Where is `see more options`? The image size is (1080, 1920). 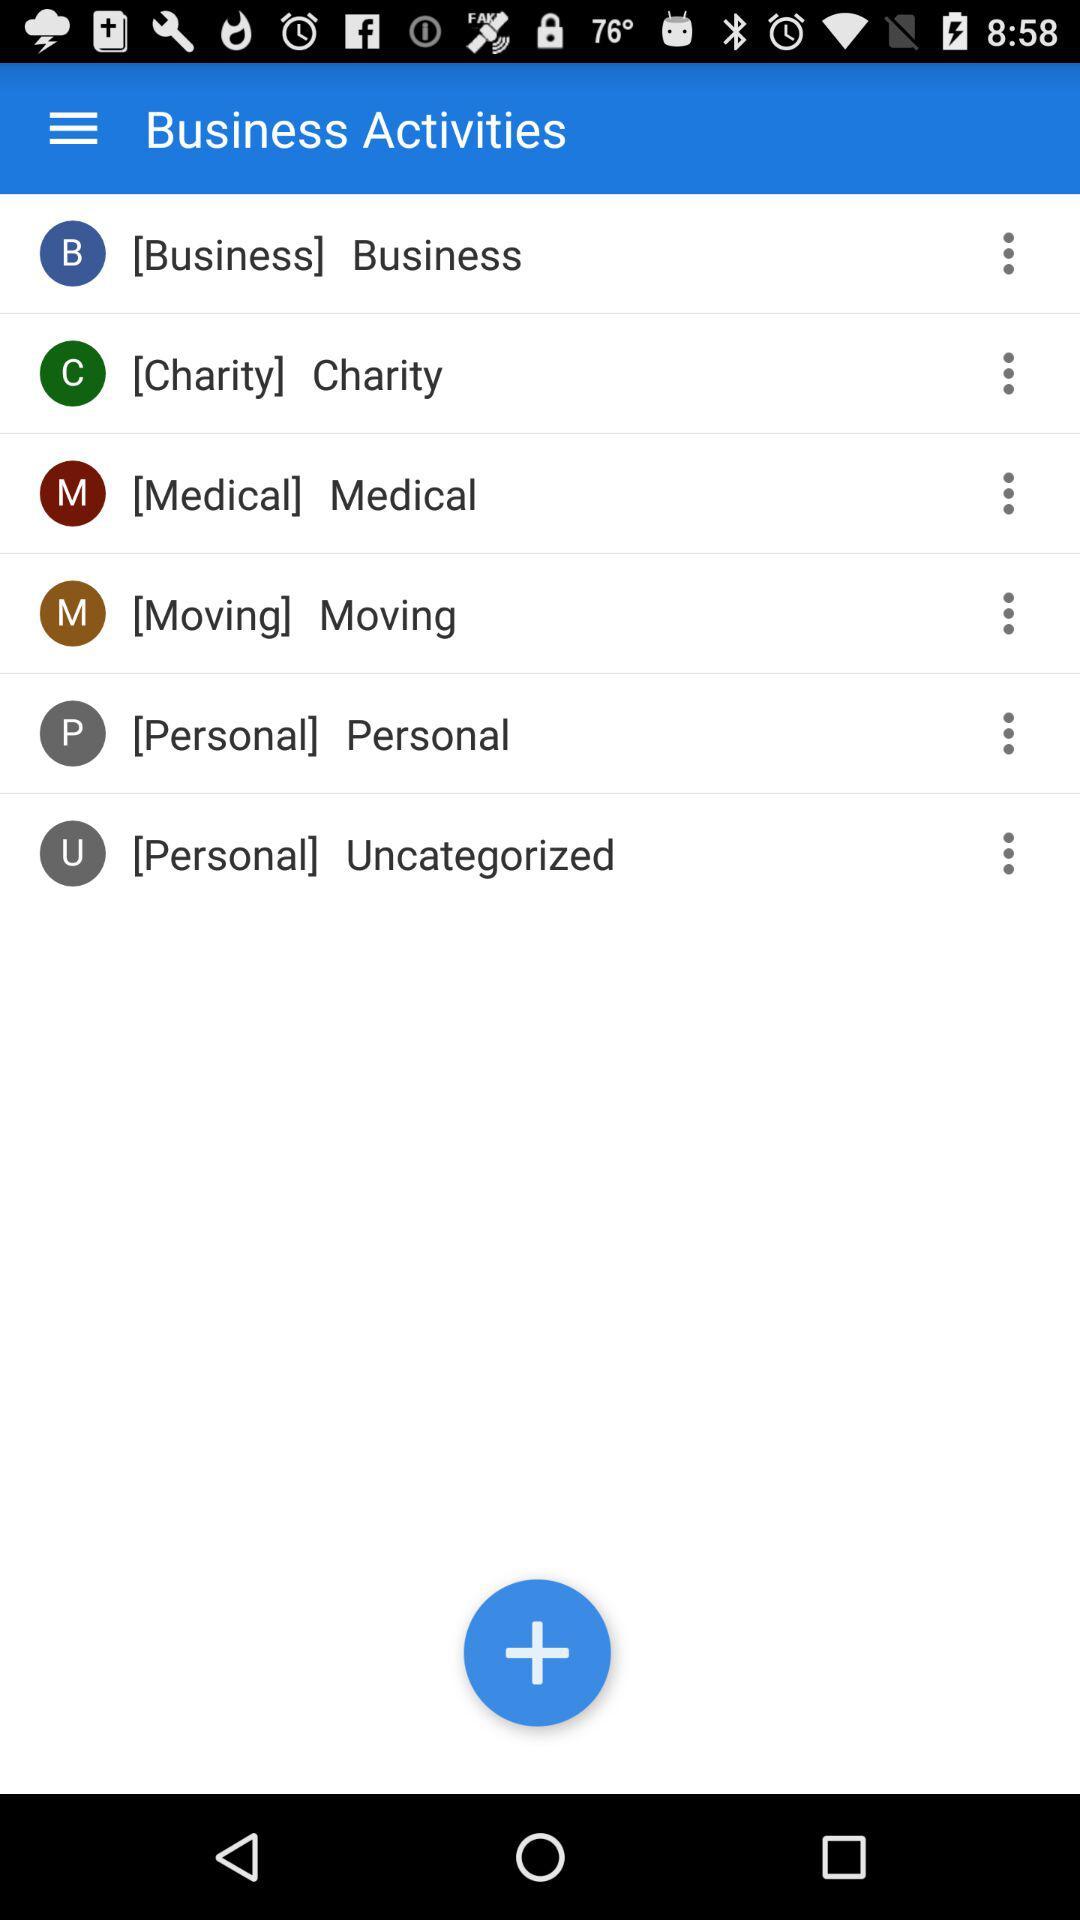
see more options is located at coordinates (1015, 612).